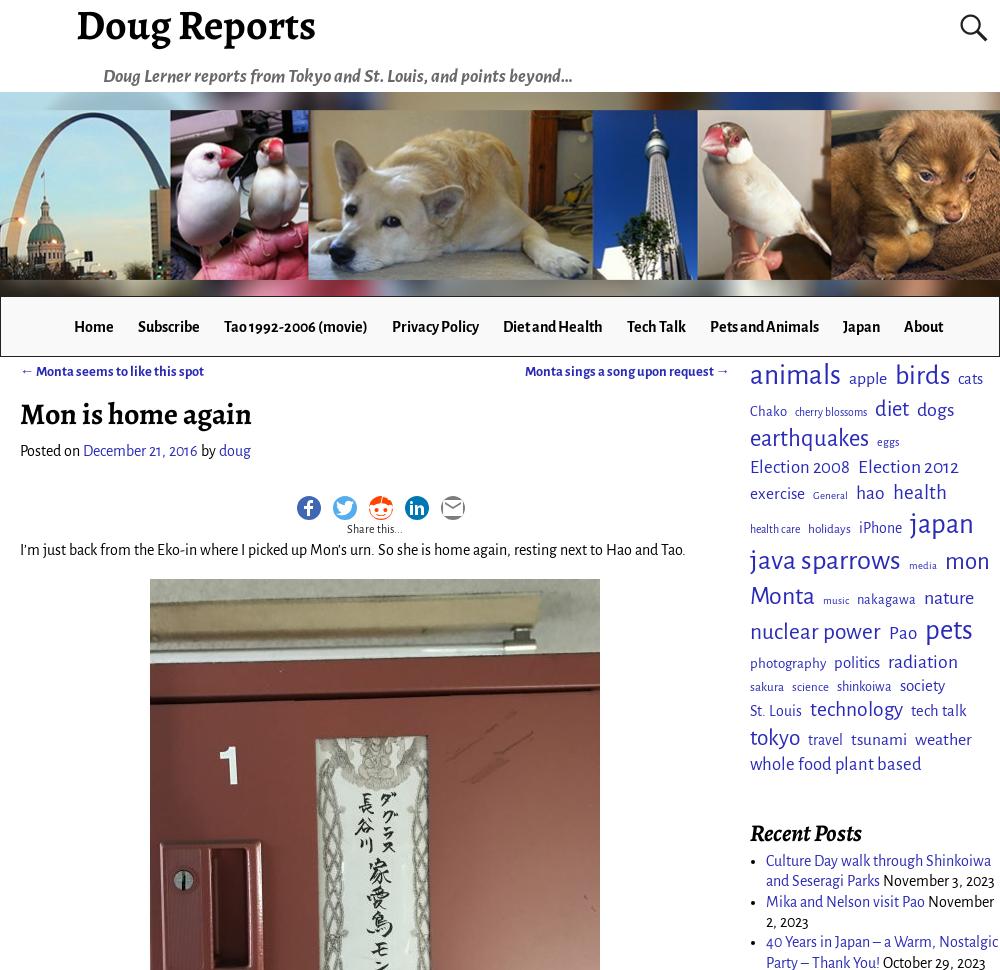 This screenshot has width=1000, height=970. What do you see at coordinates (750, 830) in the screenshot?
I see `'Recent Posts'` at bounding box center [750, 830].